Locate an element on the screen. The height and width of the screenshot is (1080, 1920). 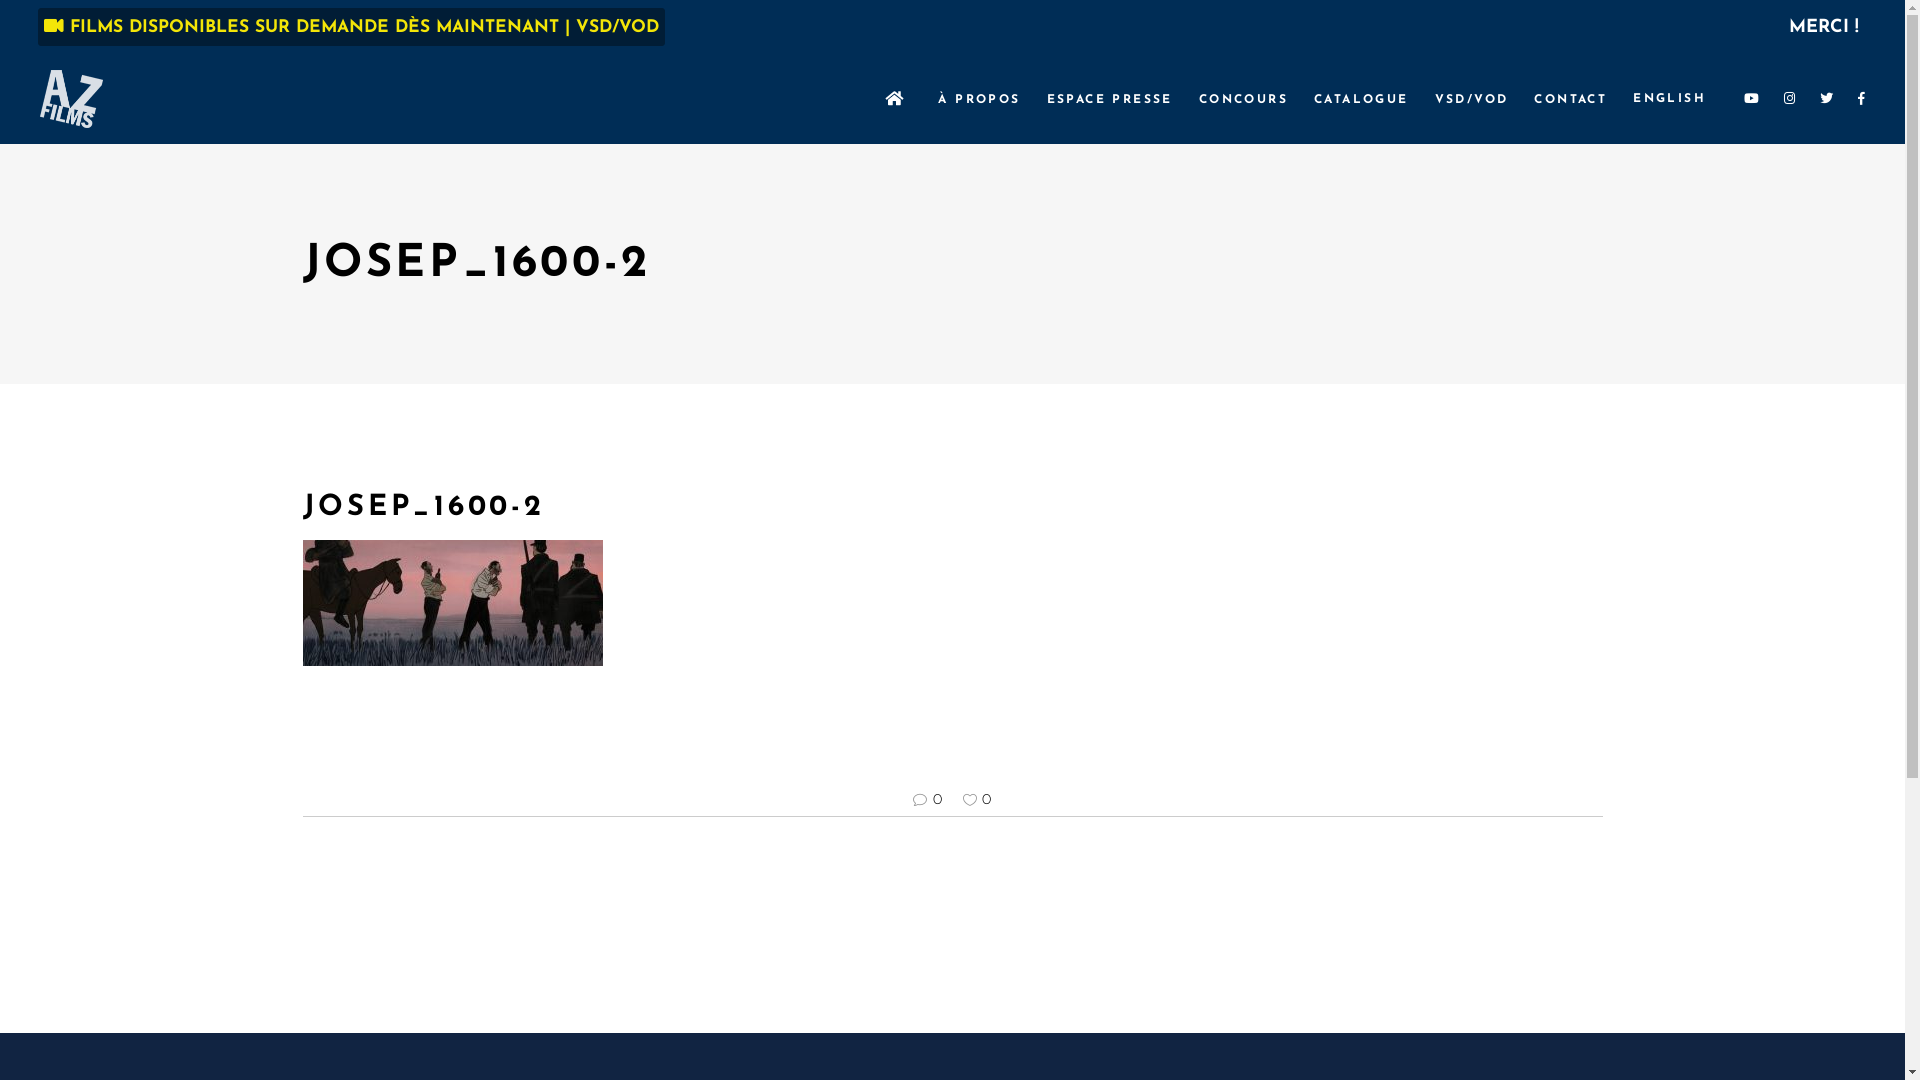
'ESPACE PRESSE' is located at coordinates (1108, 99).